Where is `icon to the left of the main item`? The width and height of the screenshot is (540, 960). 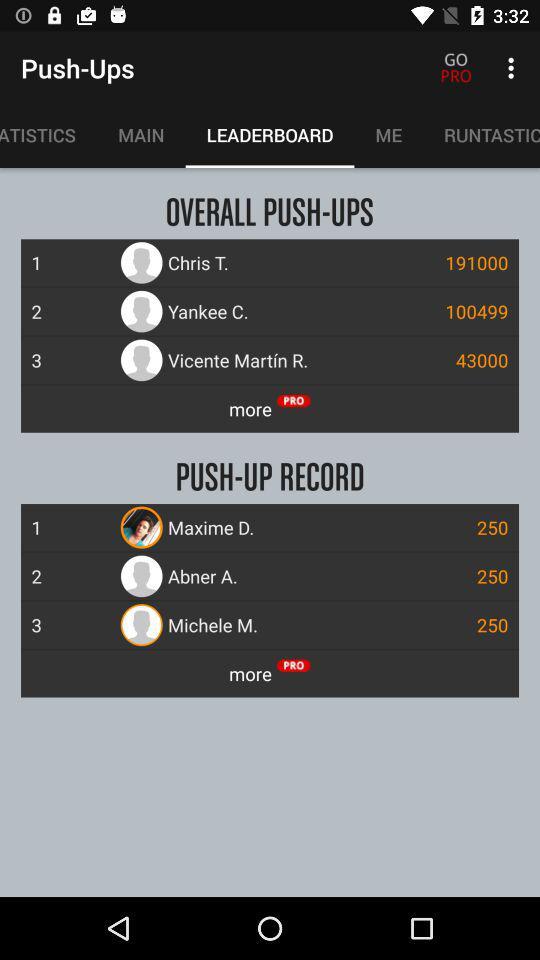
icon to the left of the main item is located at coordinates (48, 134).